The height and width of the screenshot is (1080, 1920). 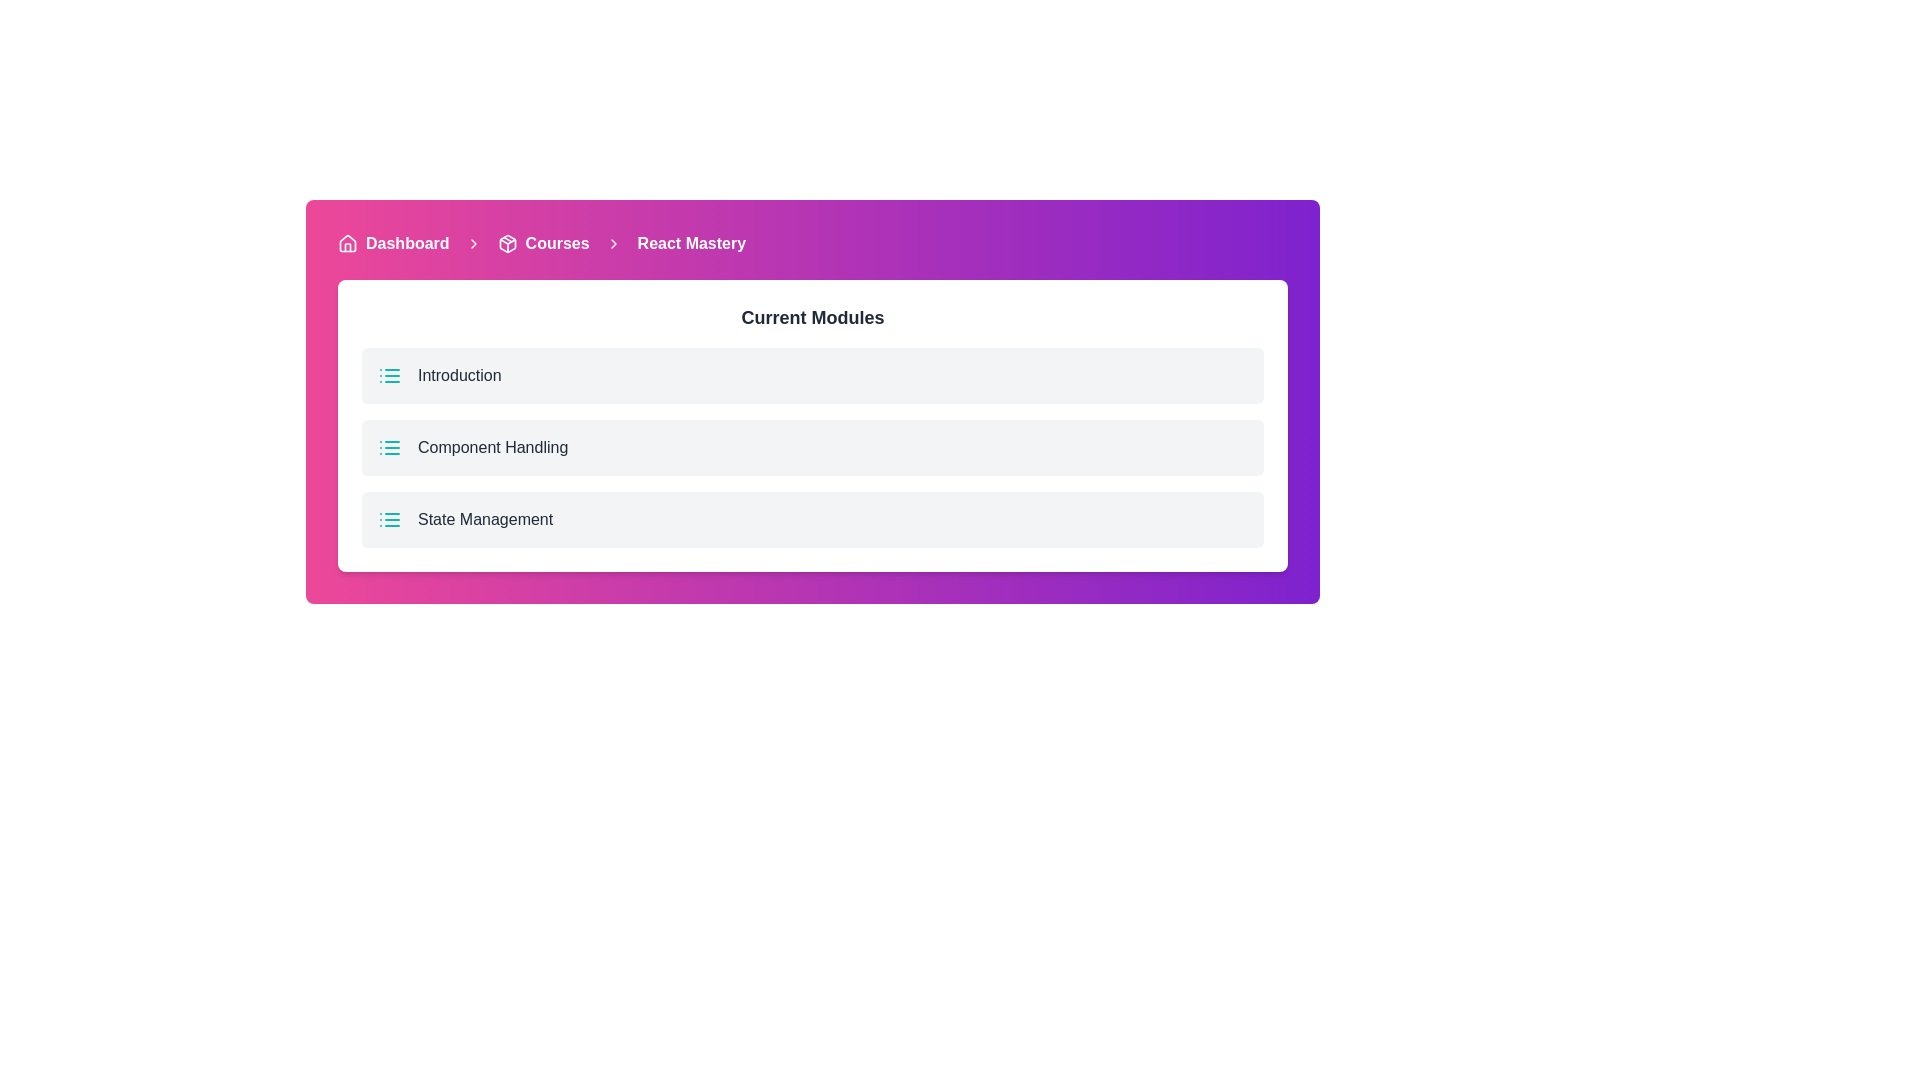 What do you see at coordinates (543, 242) in the screenshot?
I see `the 'Courses' Breadcrumb navigation item, which features a package icon on the left and bold text on a pinkish-purple background` at bounding box center [543, 242].